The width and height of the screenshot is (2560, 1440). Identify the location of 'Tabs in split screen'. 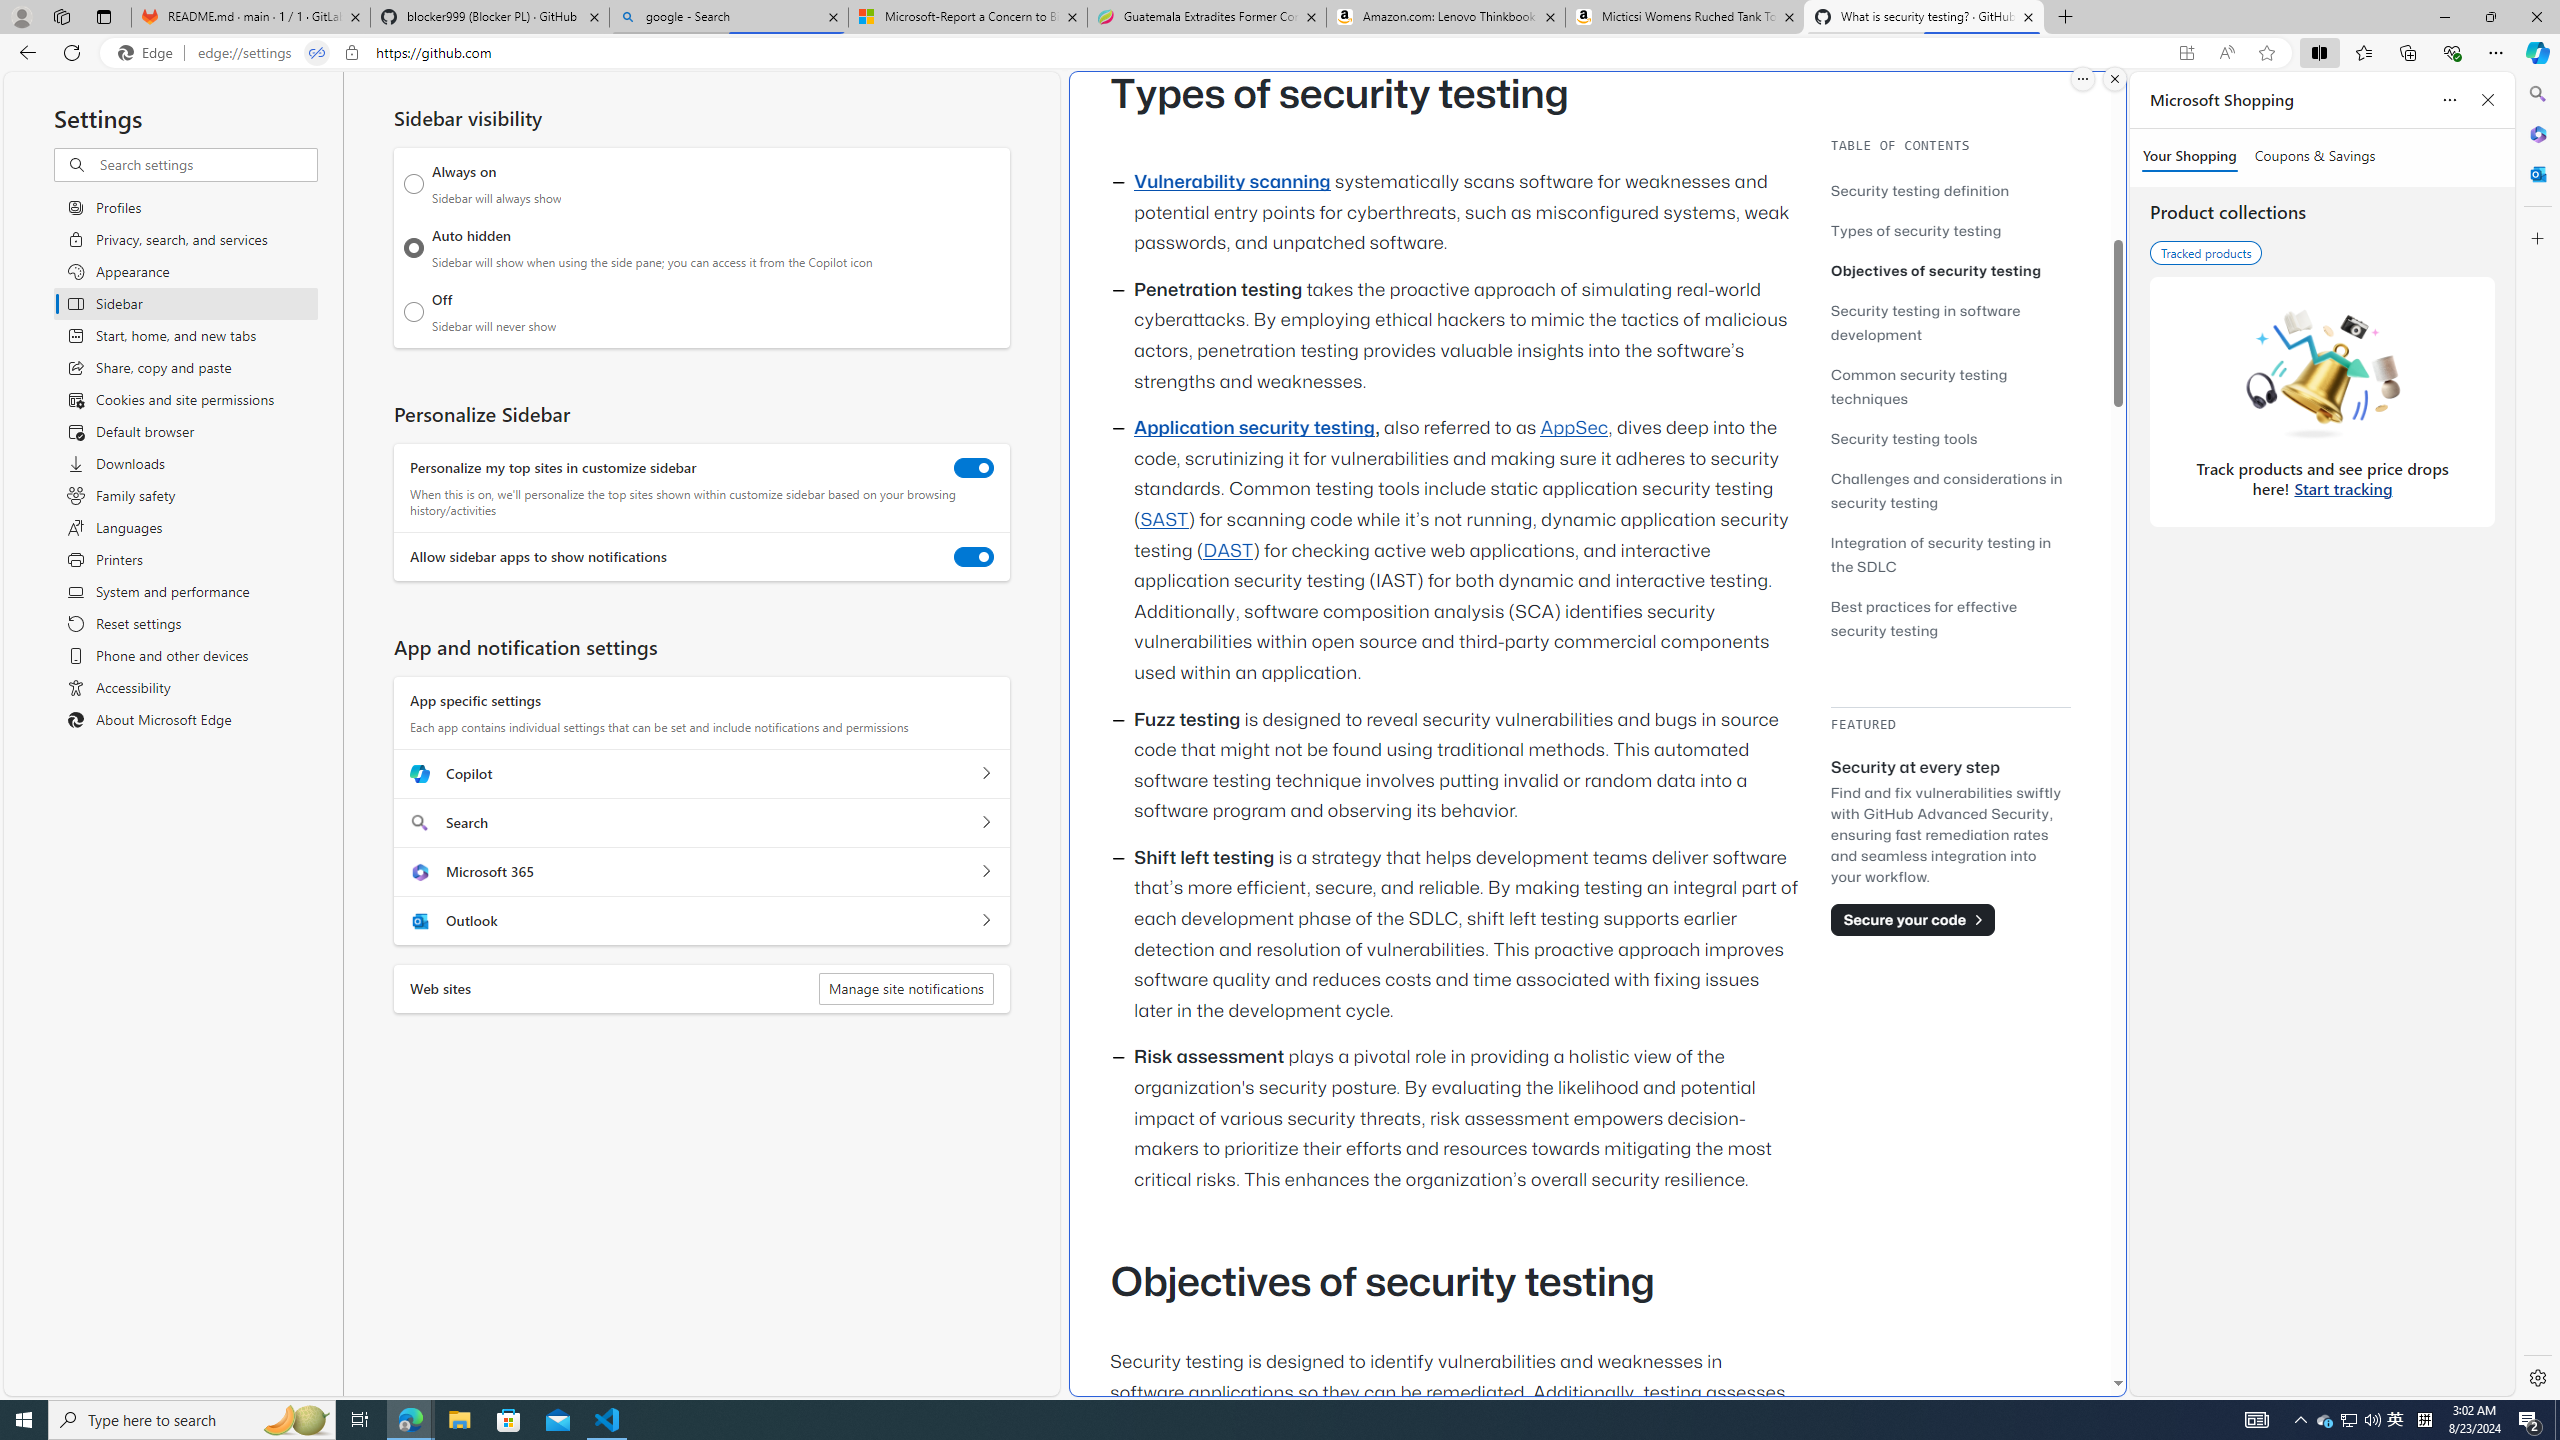
(317, 53).